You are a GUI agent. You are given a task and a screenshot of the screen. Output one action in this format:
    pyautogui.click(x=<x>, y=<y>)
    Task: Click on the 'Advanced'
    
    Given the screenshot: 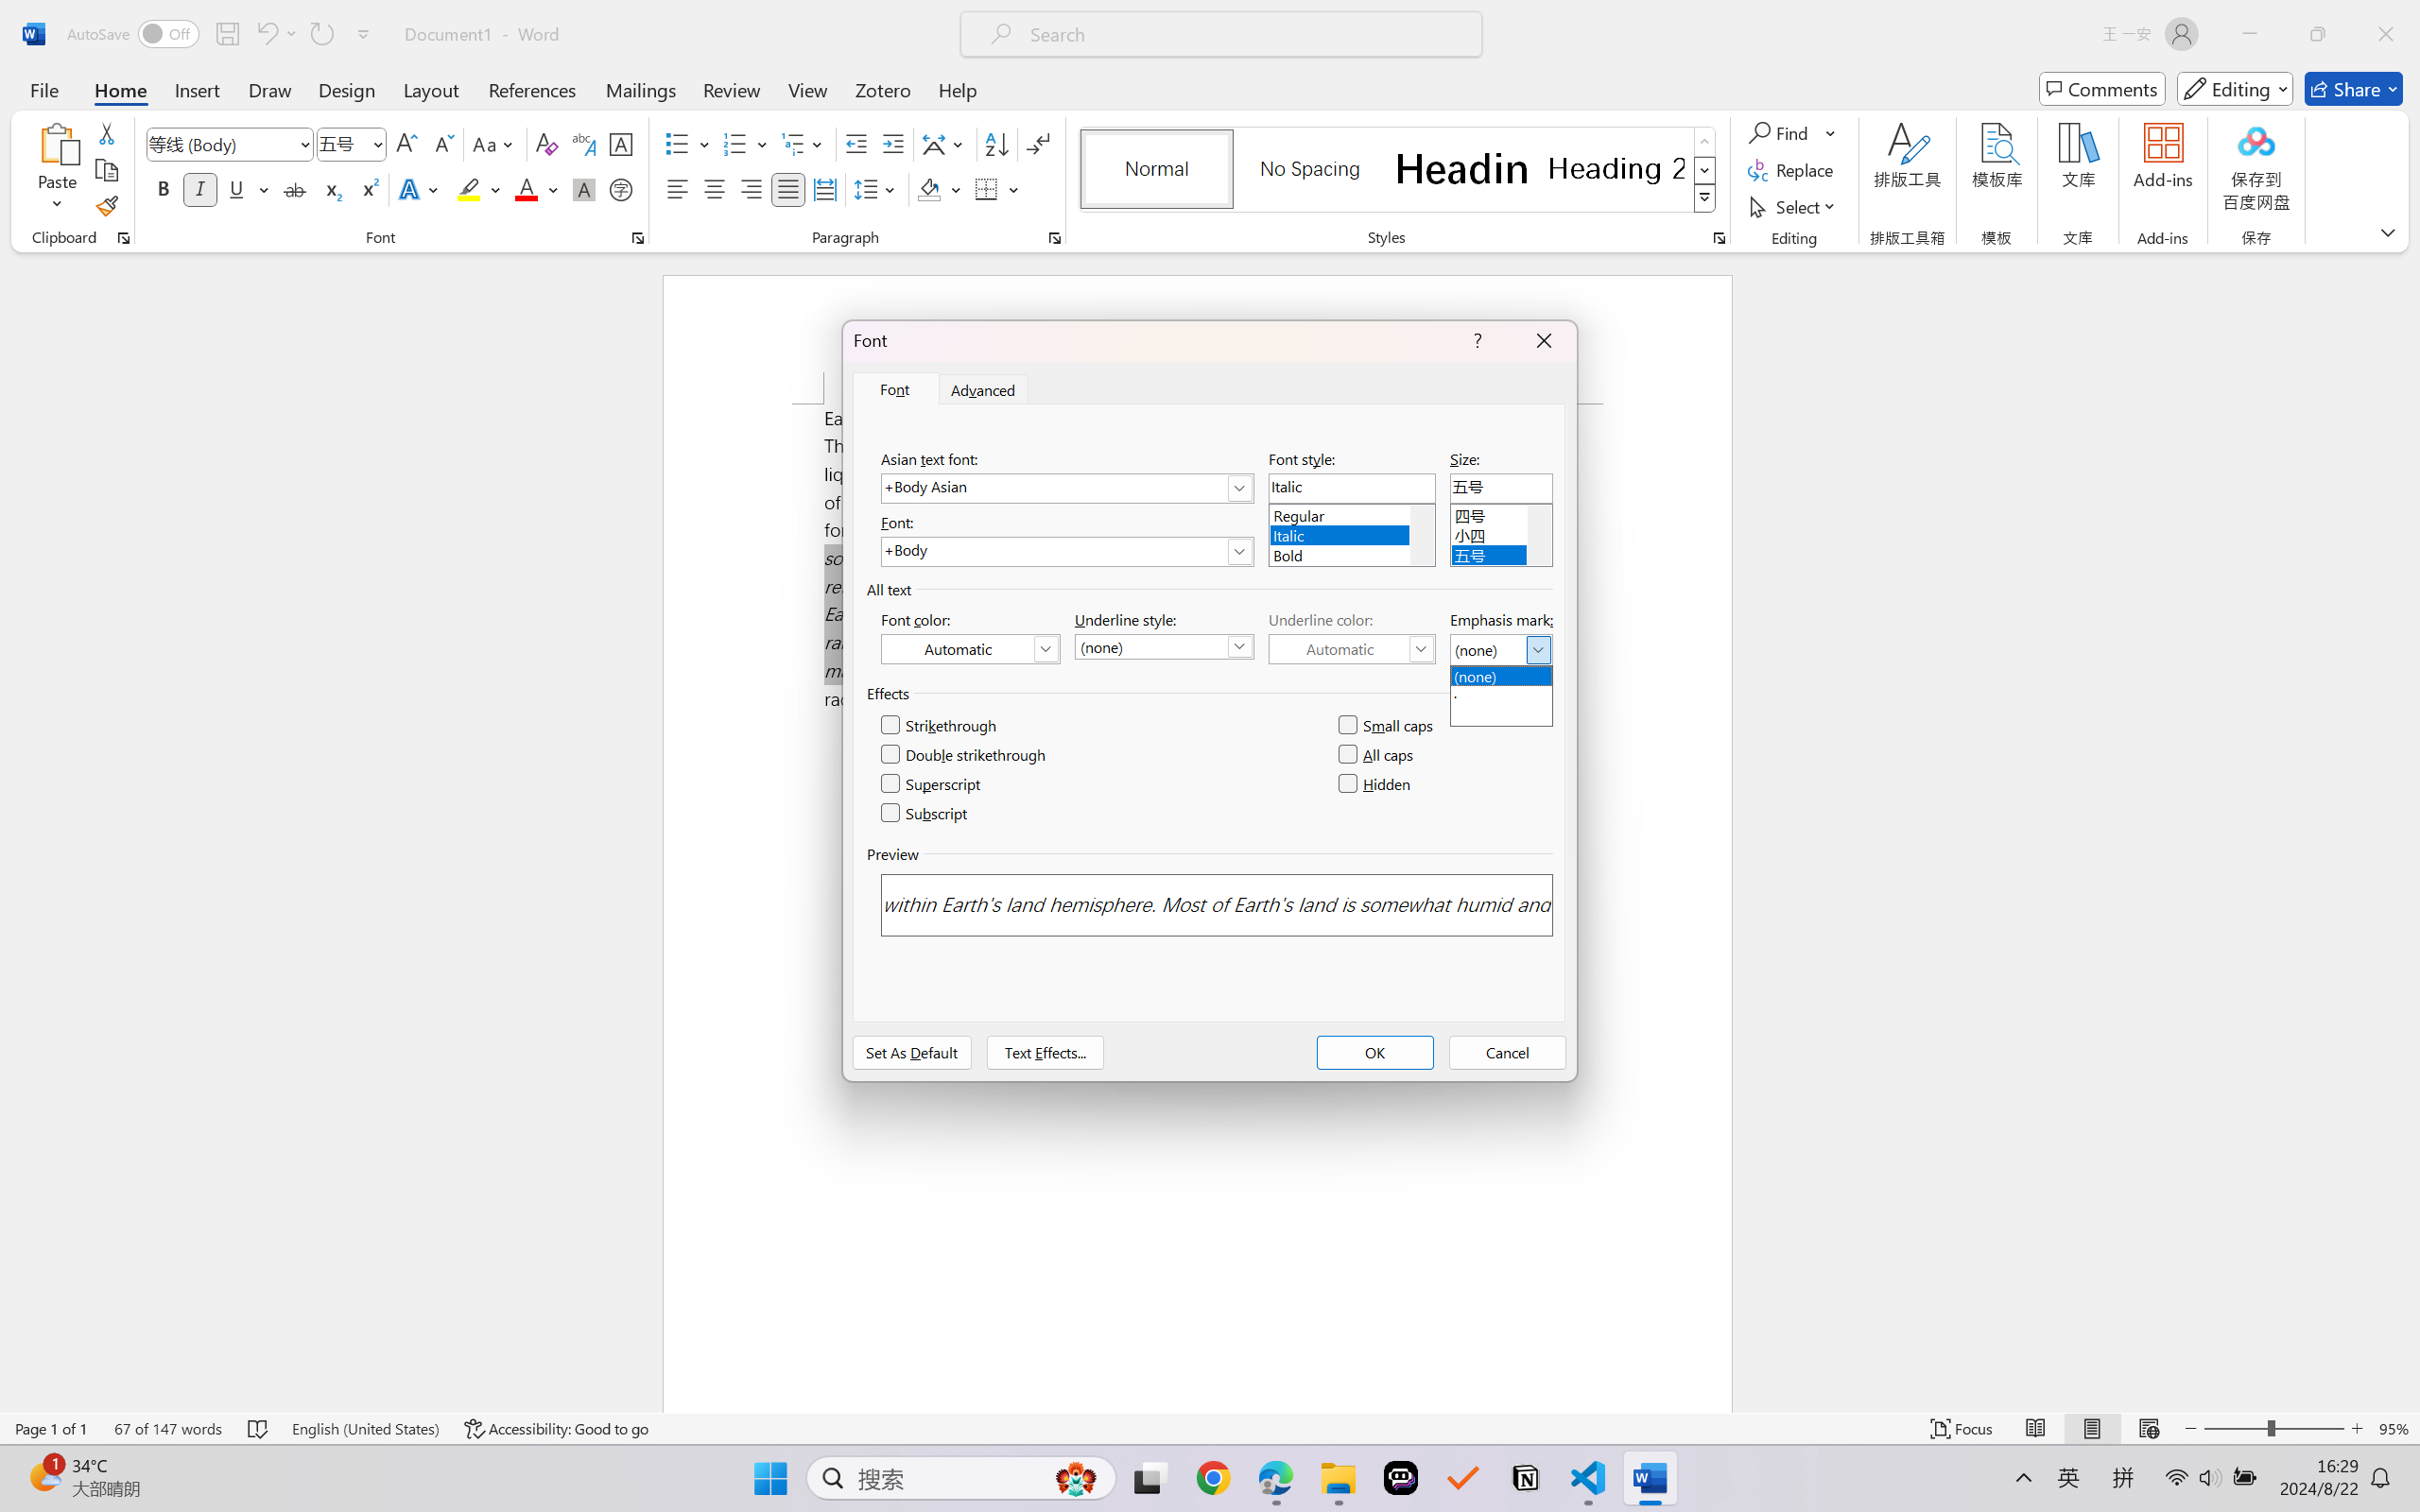 What is the action you would take?
    pyautogui.click(x=984, y=388)
    